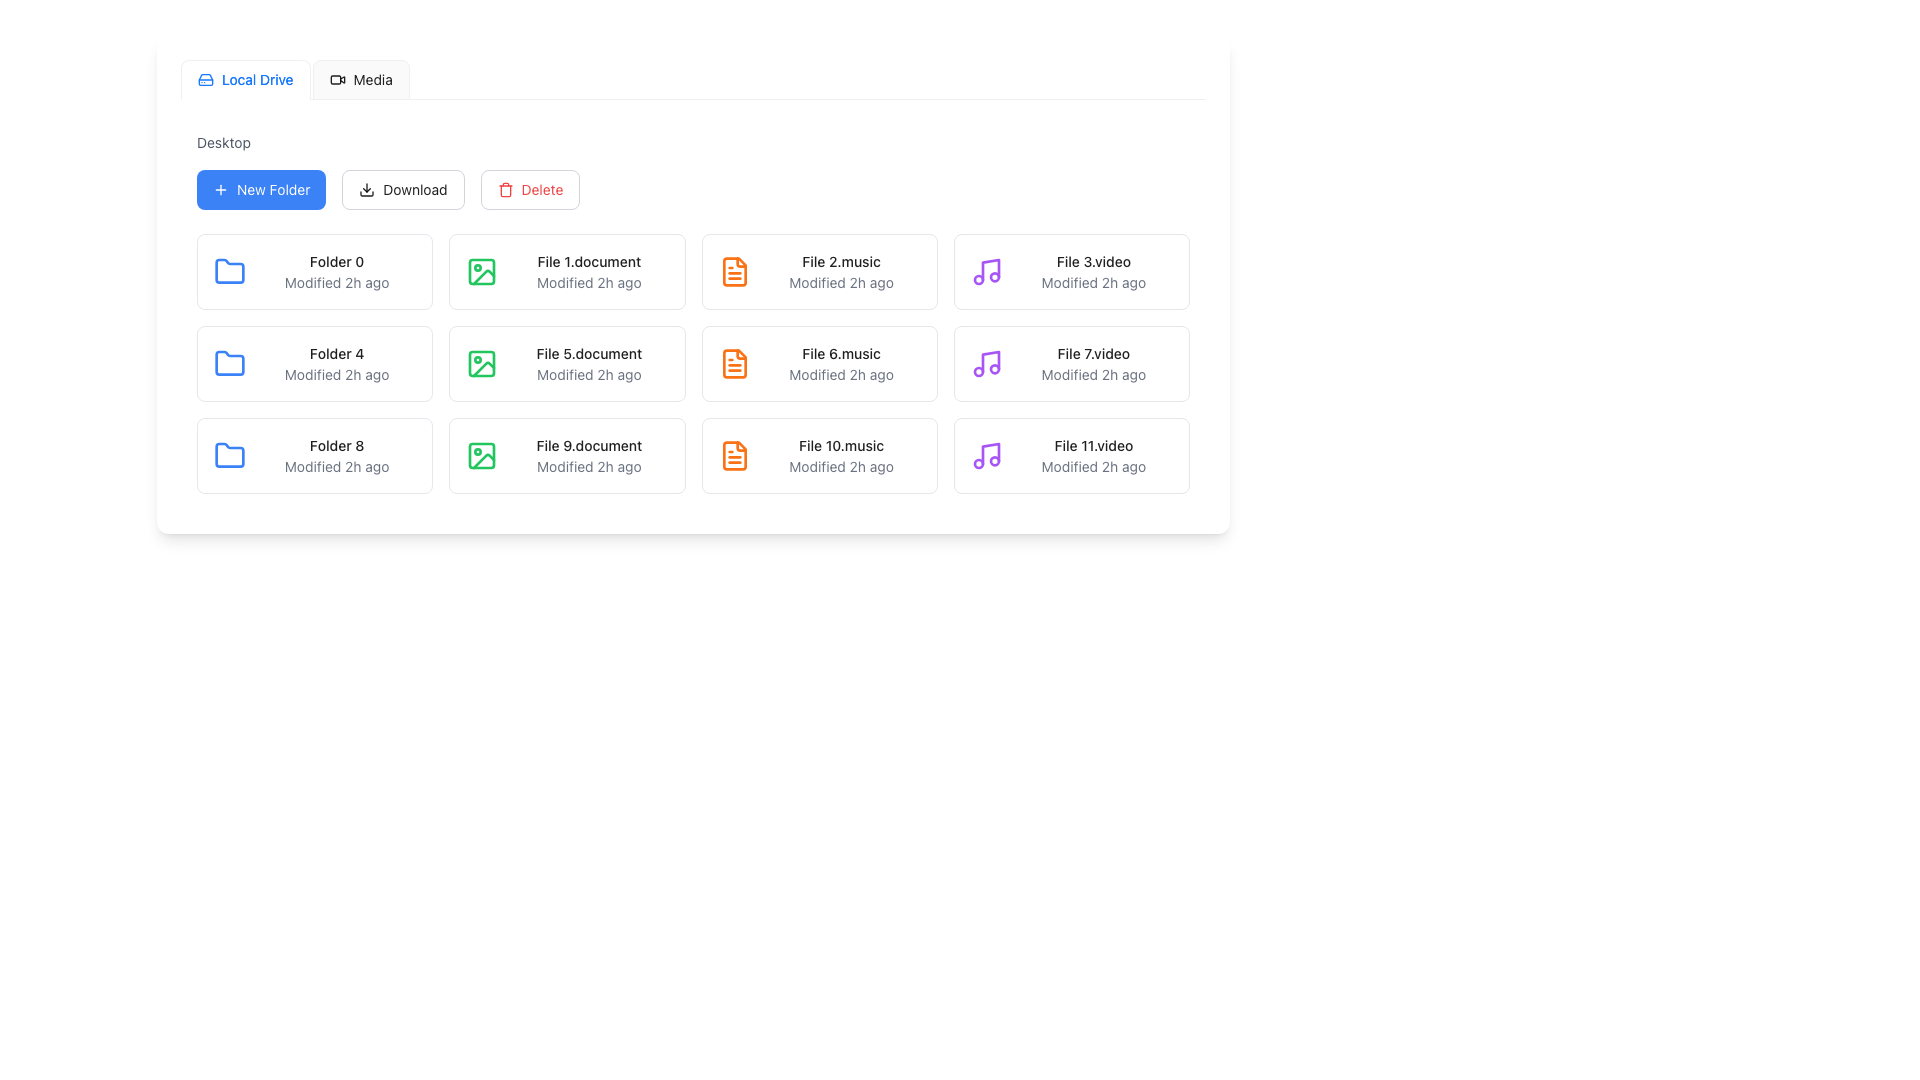 This screenshot has height=1080, width=1920. Describe the element at coordinates (373, 79) in the screenshot. I see `the text label displaying 'Media', which is styled with a sans-serif font and located in the upper left navigation area, adjacent to a video camera icon` at that location.